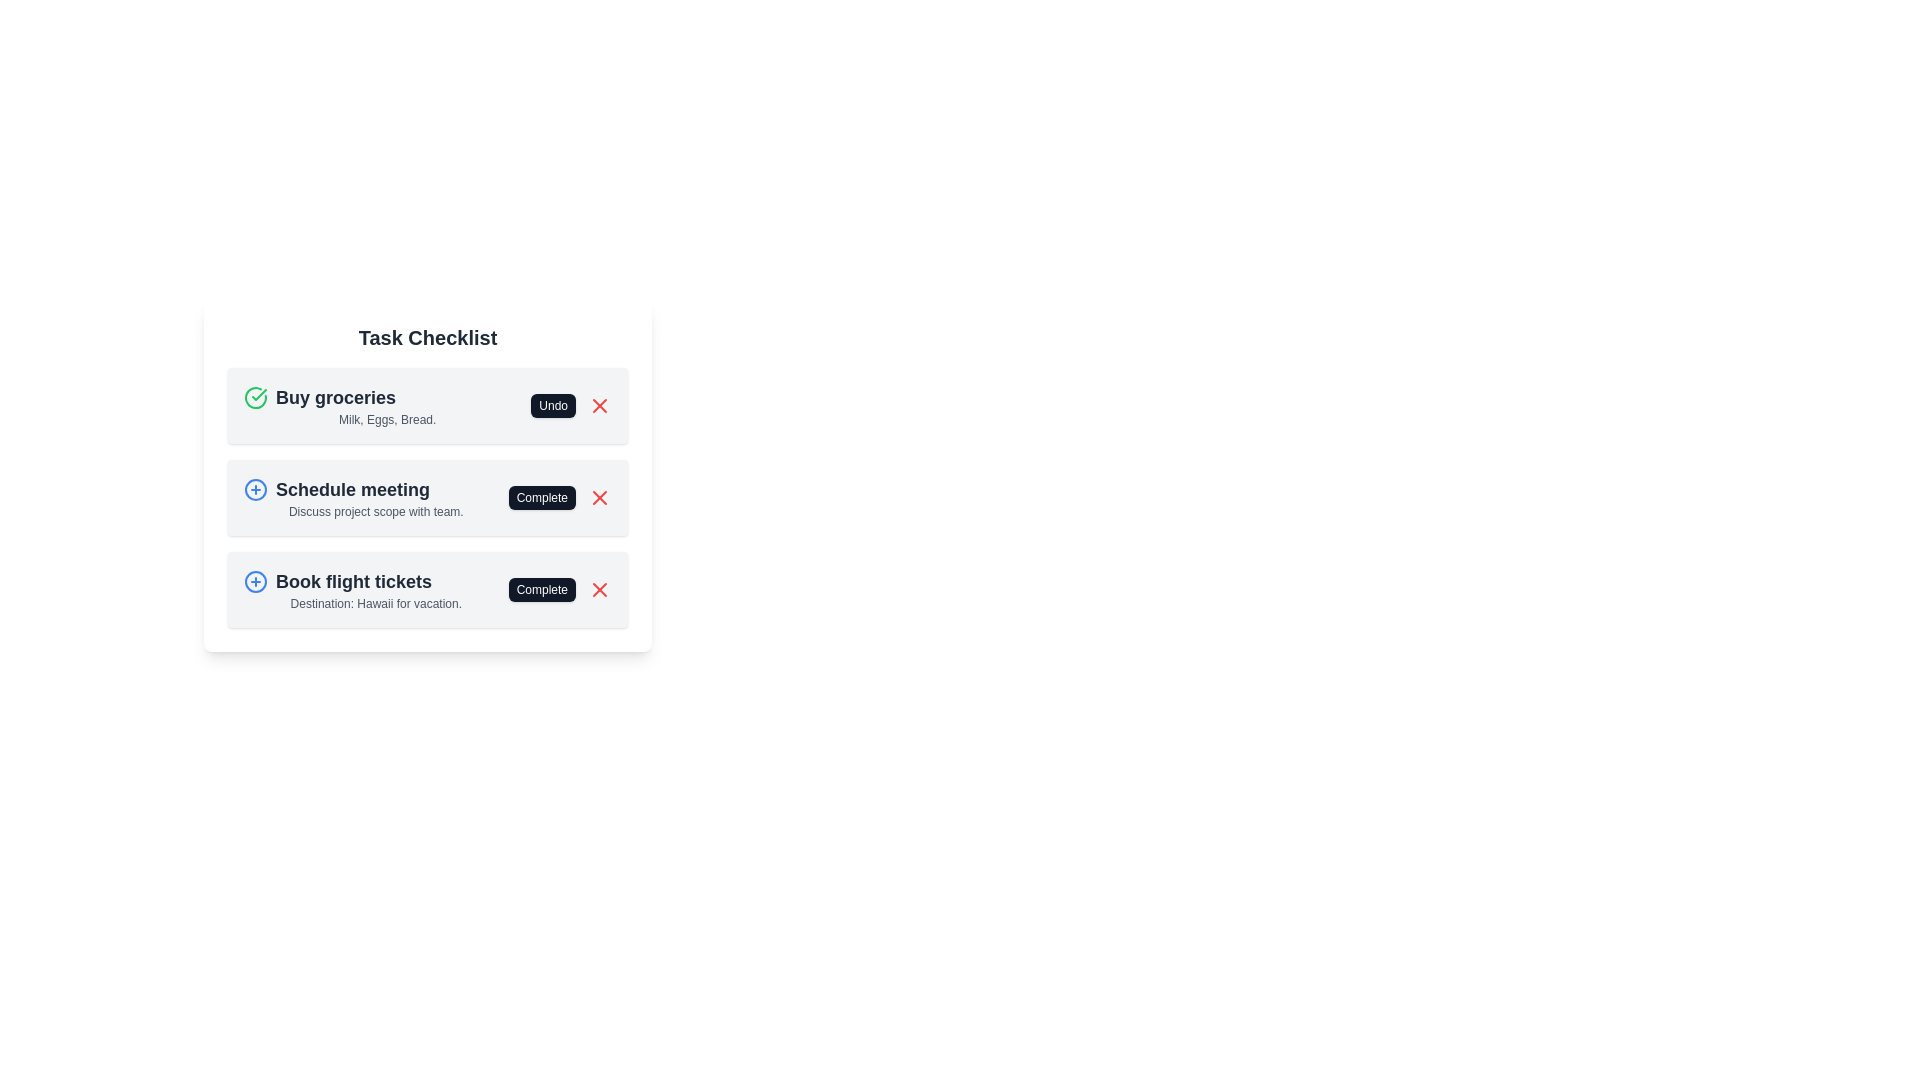 This screenshot has width=1920, height=1080. What do you see at coordinates (599, 405) in the screenshot?
I see `remove button for the task 'Buy groceries'` at bounding box center [599, 405].